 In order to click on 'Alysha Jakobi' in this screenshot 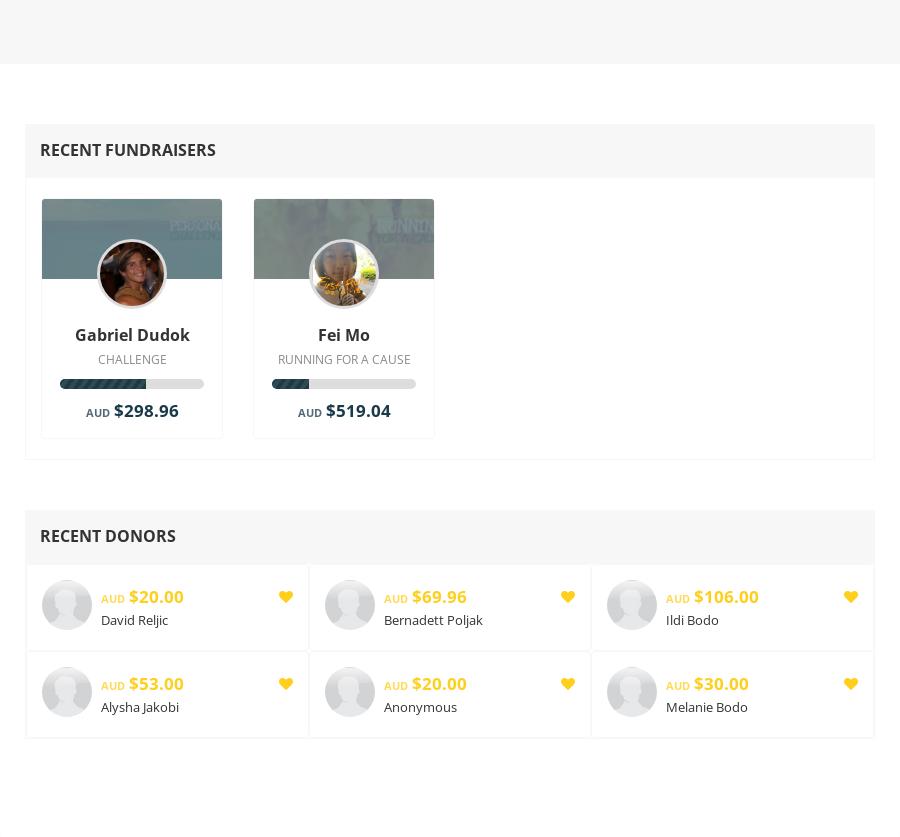, I will do `click(140, 705)`.